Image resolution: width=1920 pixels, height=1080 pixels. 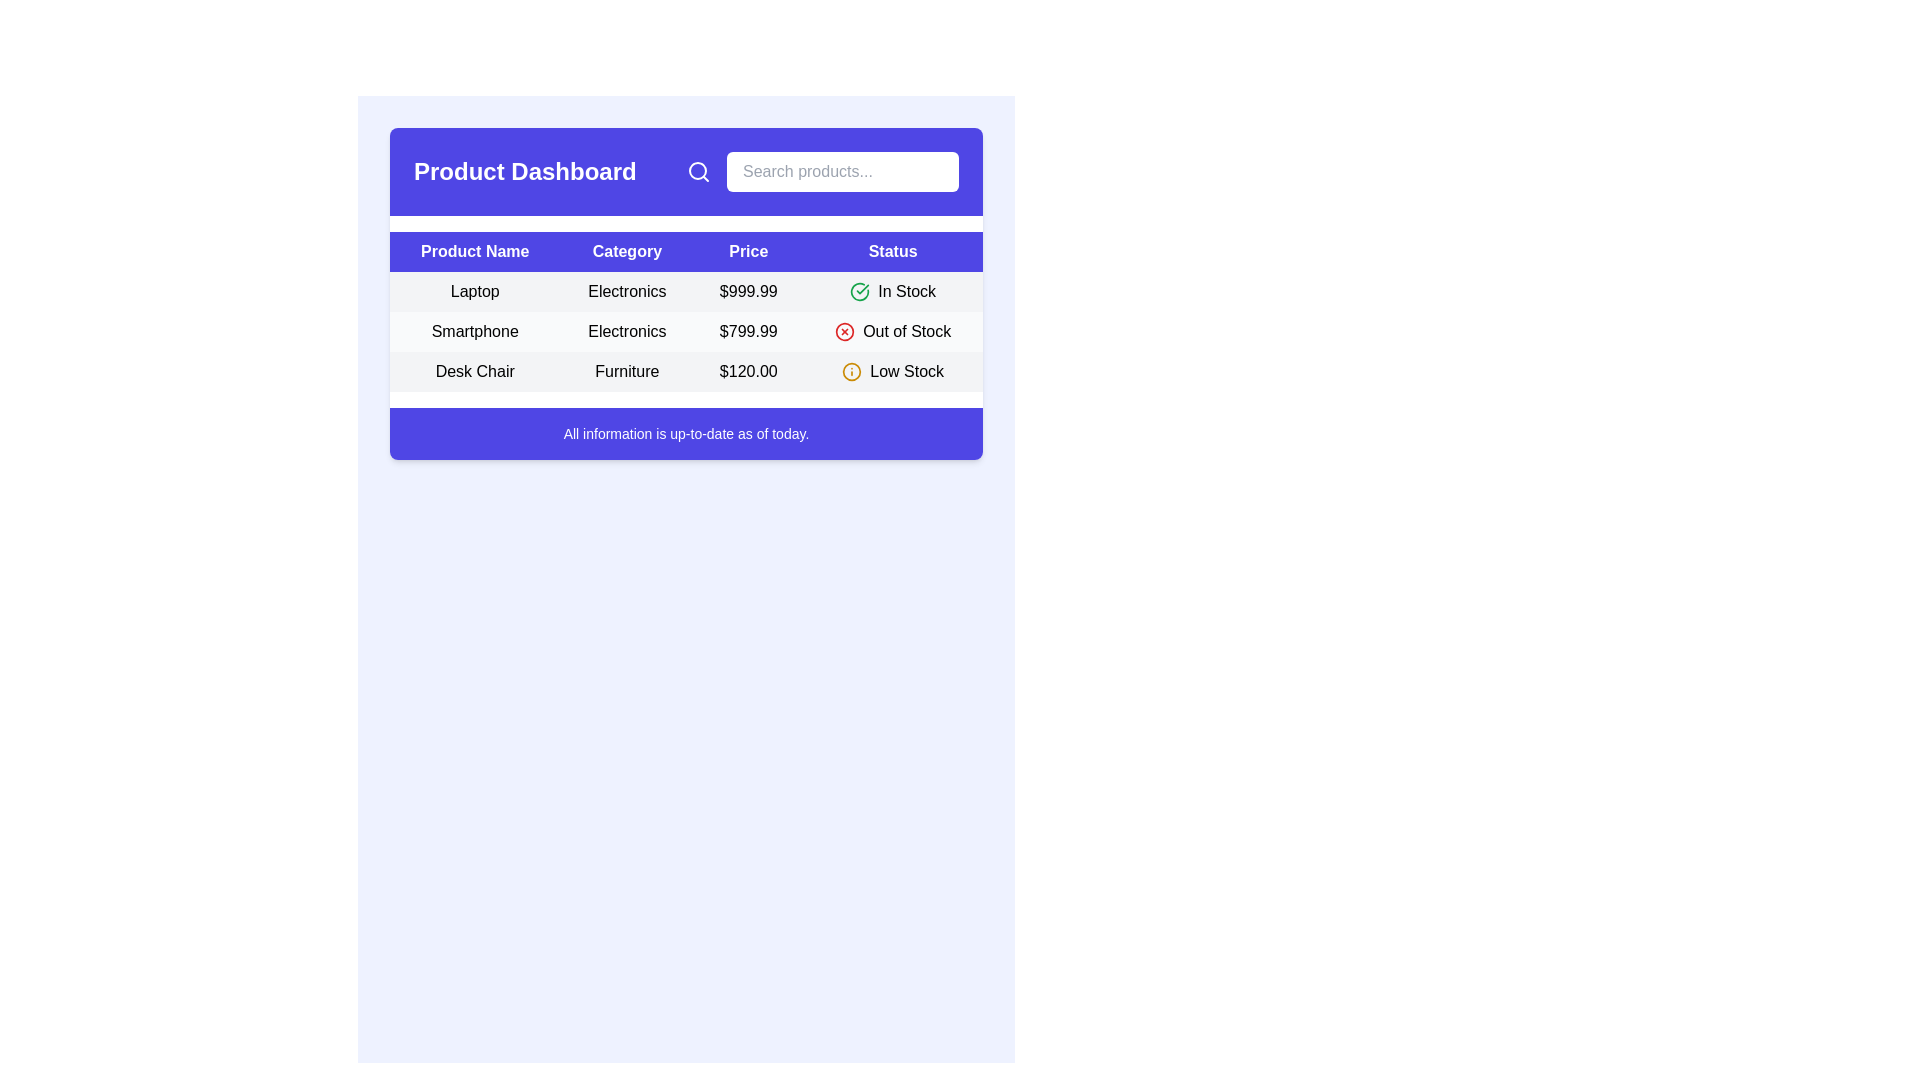 What do you see at coordinates (474, 292) in the screenshot?
I see `the Text label that identifies the product type or name in the first column of the first row under the 'Product Name' header, positioned to the left of the 'Electronics' label and displaying 'Laptop'` at bounding box center [474, 292].